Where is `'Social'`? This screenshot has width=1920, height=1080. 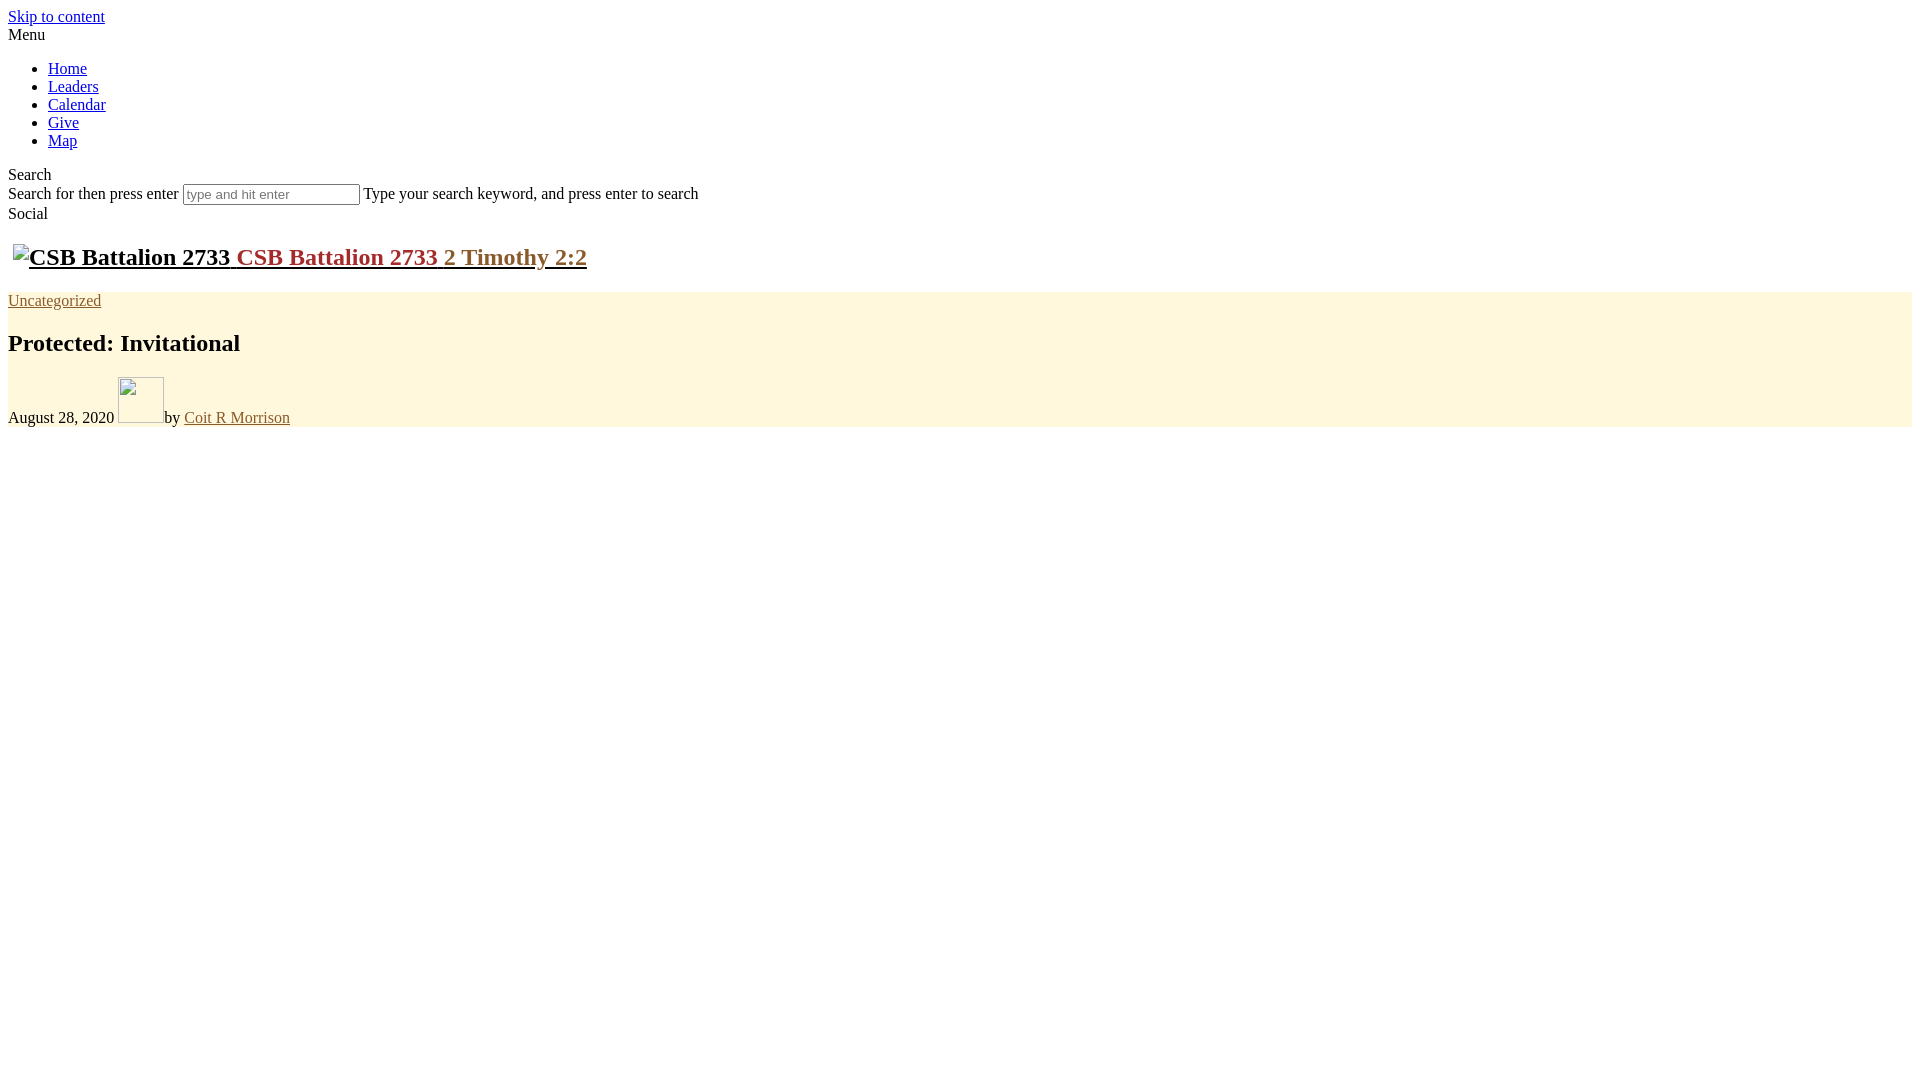 'Social' is located at coordinates (28, 213).